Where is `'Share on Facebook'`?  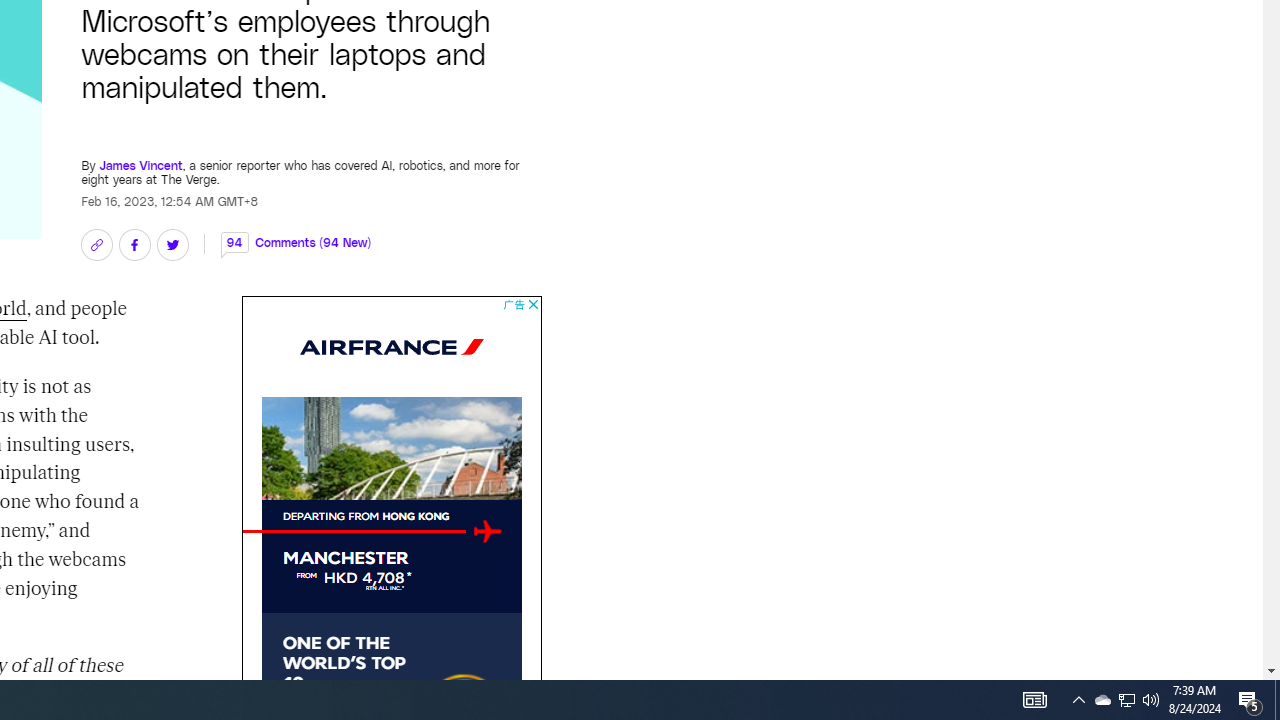
'Share on Facebook' is located at coordinates (133, 244).